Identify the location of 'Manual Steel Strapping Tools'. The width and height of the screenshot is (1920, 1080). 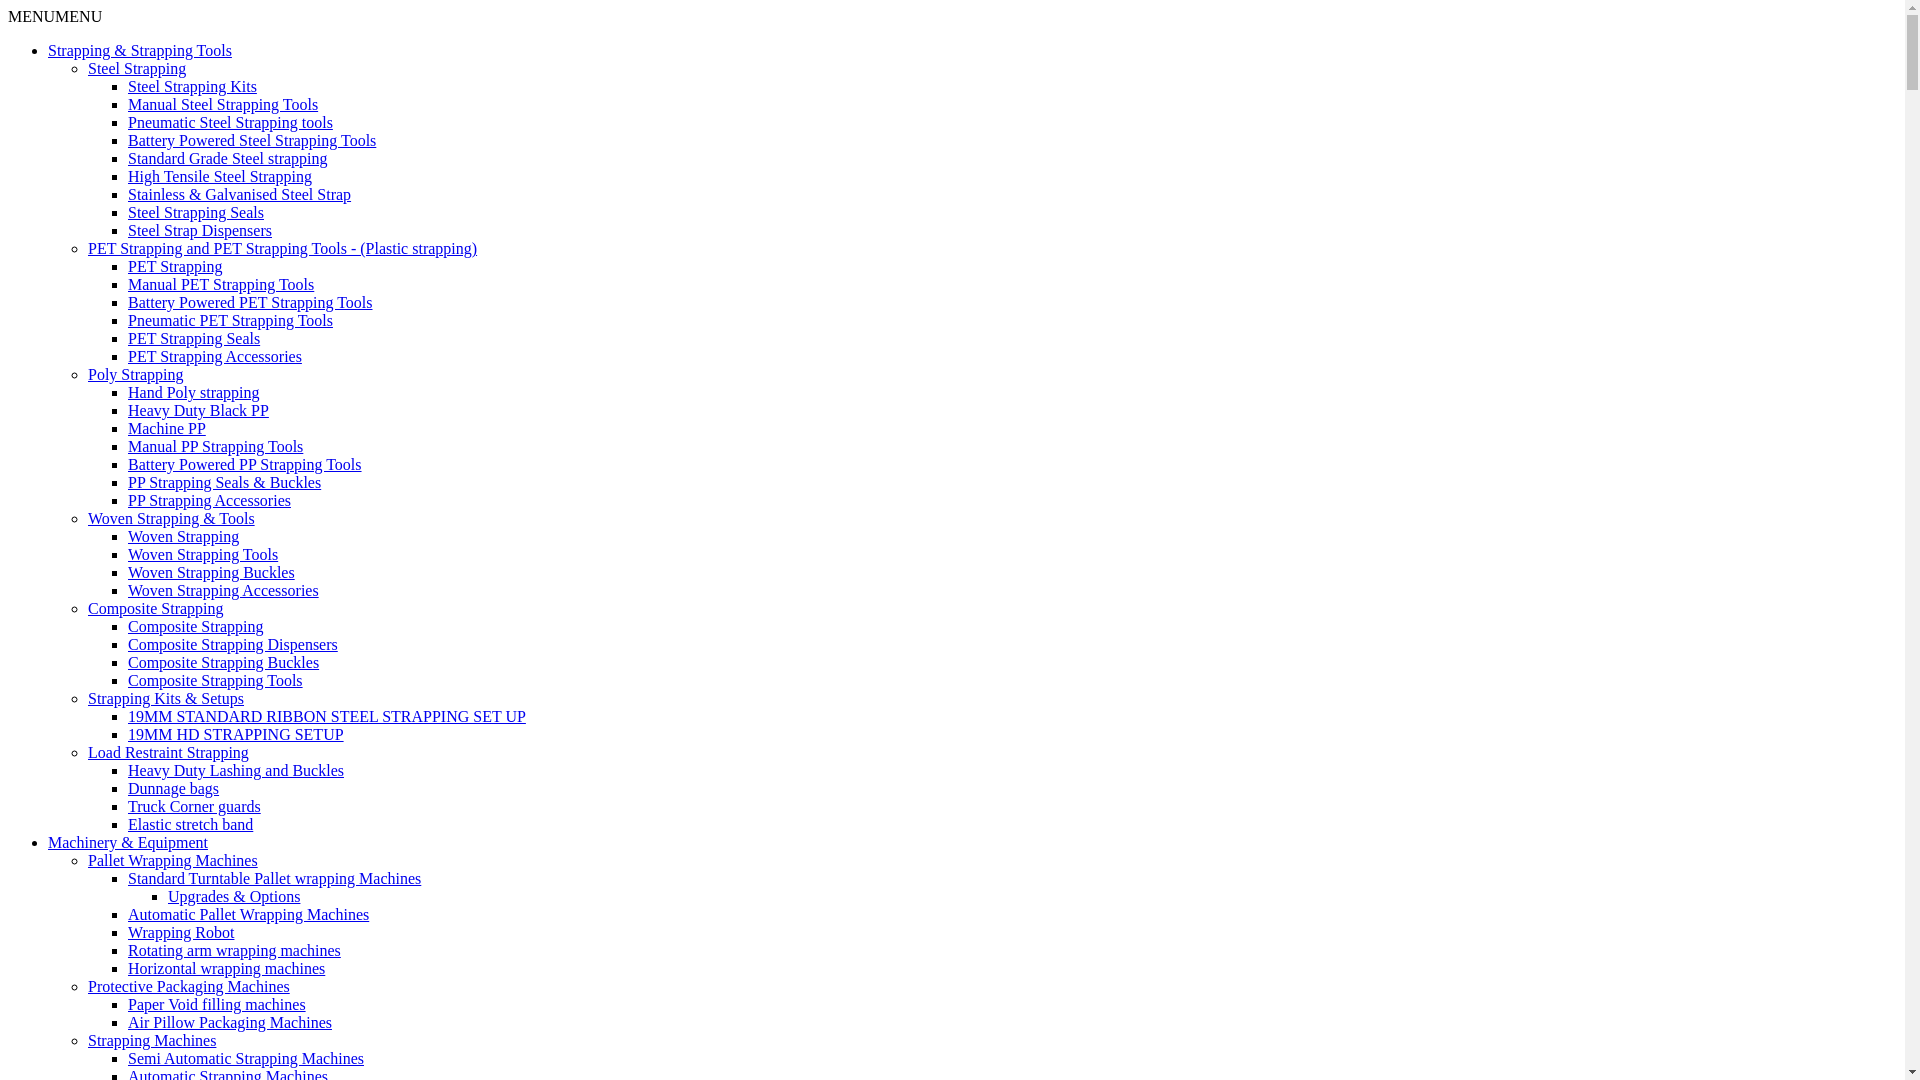
(222, 104).